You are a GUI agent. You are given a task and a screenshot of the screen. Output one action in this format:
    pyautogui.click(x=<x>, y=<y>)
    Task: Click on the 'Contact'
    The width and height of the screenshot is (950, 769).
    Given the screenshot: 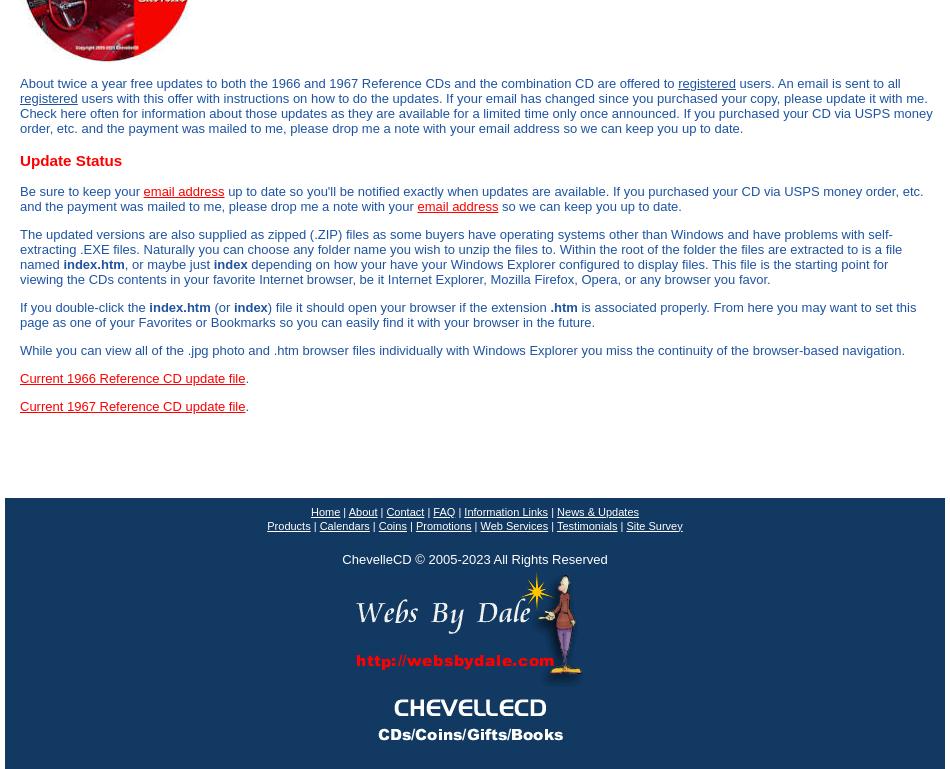 What is the action you would take?
    pyautogui.click(x=403, y=511)
    